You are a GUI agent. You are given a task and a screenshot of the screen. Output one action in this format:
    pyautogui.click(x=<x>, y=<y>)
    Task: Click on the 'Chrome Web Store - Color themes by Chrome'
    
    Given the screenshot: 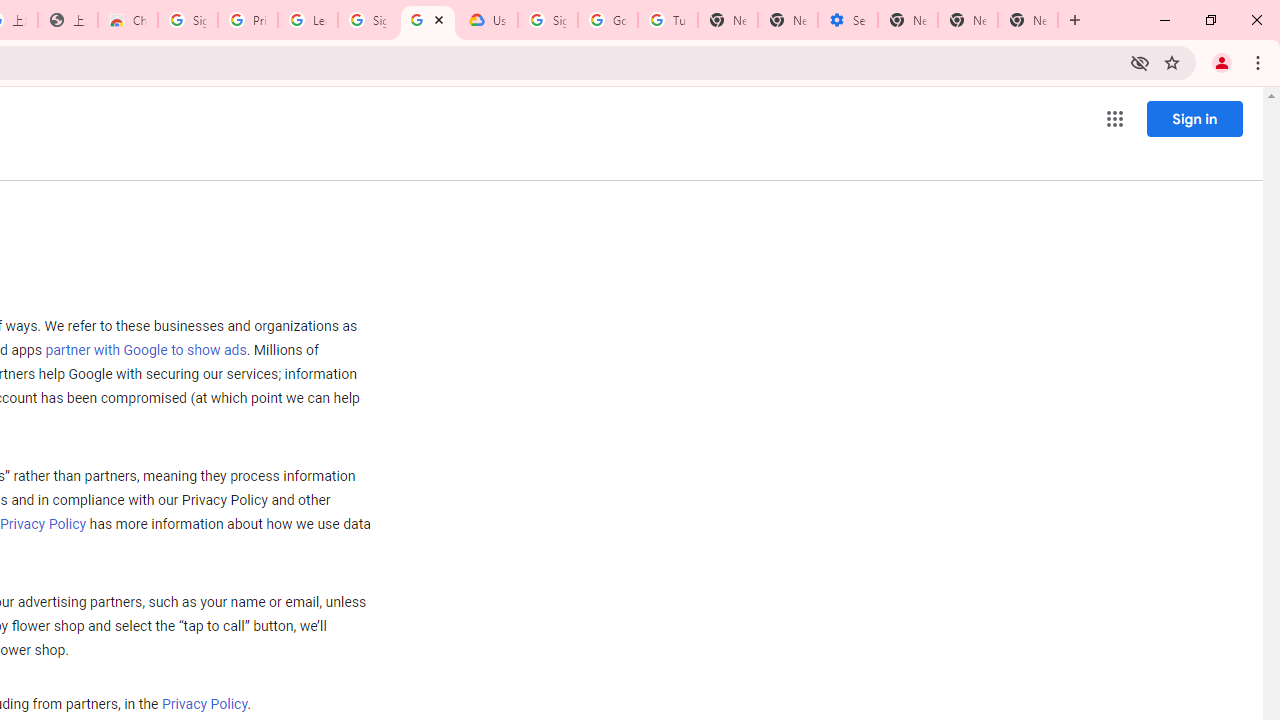 What is the action you would take?
    pyautogui.click(x=127, y=20)
    